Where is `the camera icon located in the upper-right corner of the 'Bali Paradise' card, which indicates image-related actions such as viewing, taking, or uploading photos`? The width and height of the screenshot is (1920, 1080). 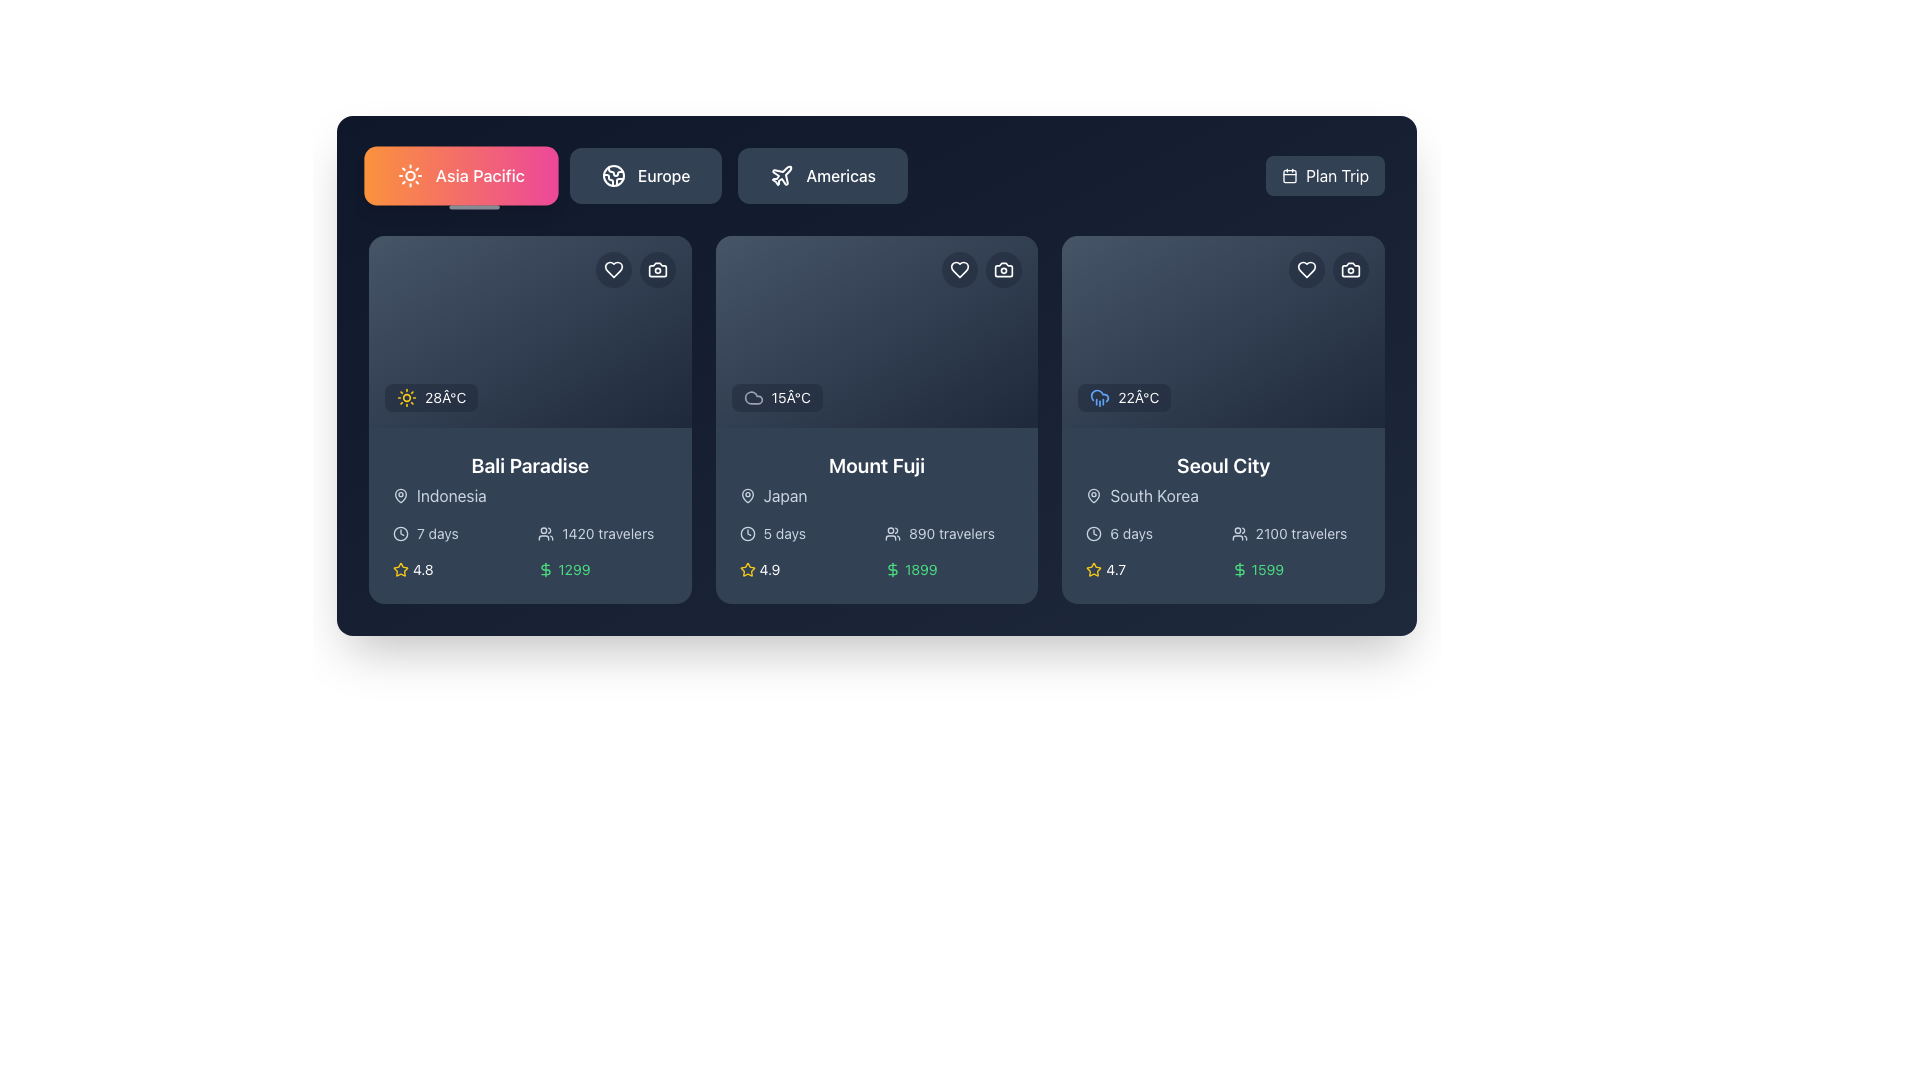
the camera icon located in the upper-right corner of the 'Bali Paradise' card, which indicates image-related actions such as viewing, taking, or uploading photos is located at coordinates (657, 270).